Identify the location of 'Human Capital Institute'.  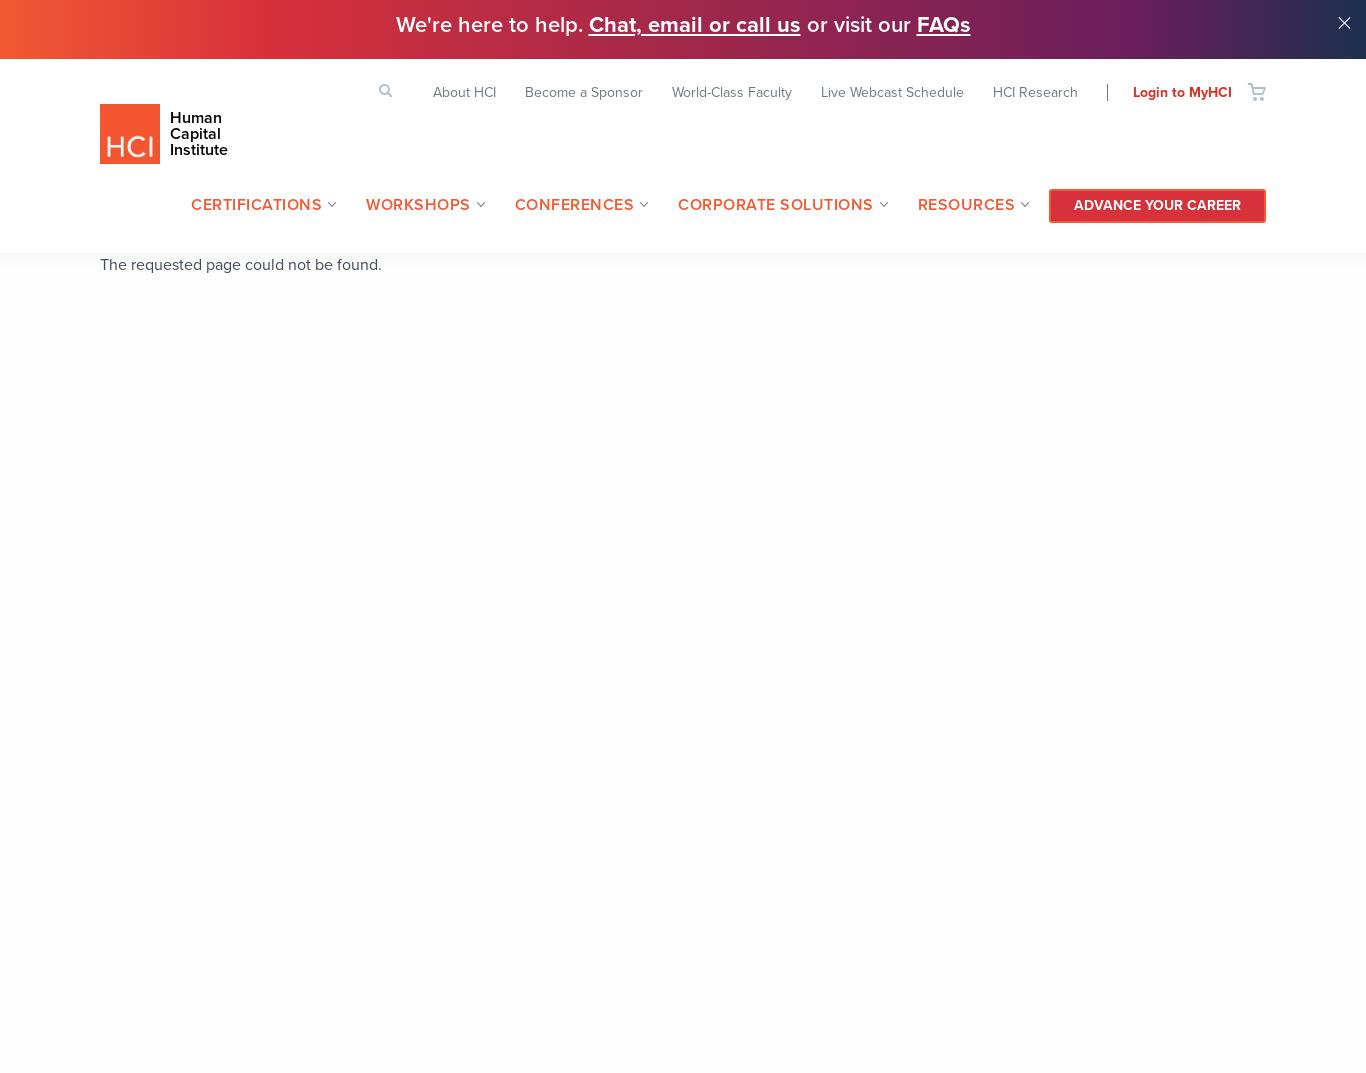
(169, 132).